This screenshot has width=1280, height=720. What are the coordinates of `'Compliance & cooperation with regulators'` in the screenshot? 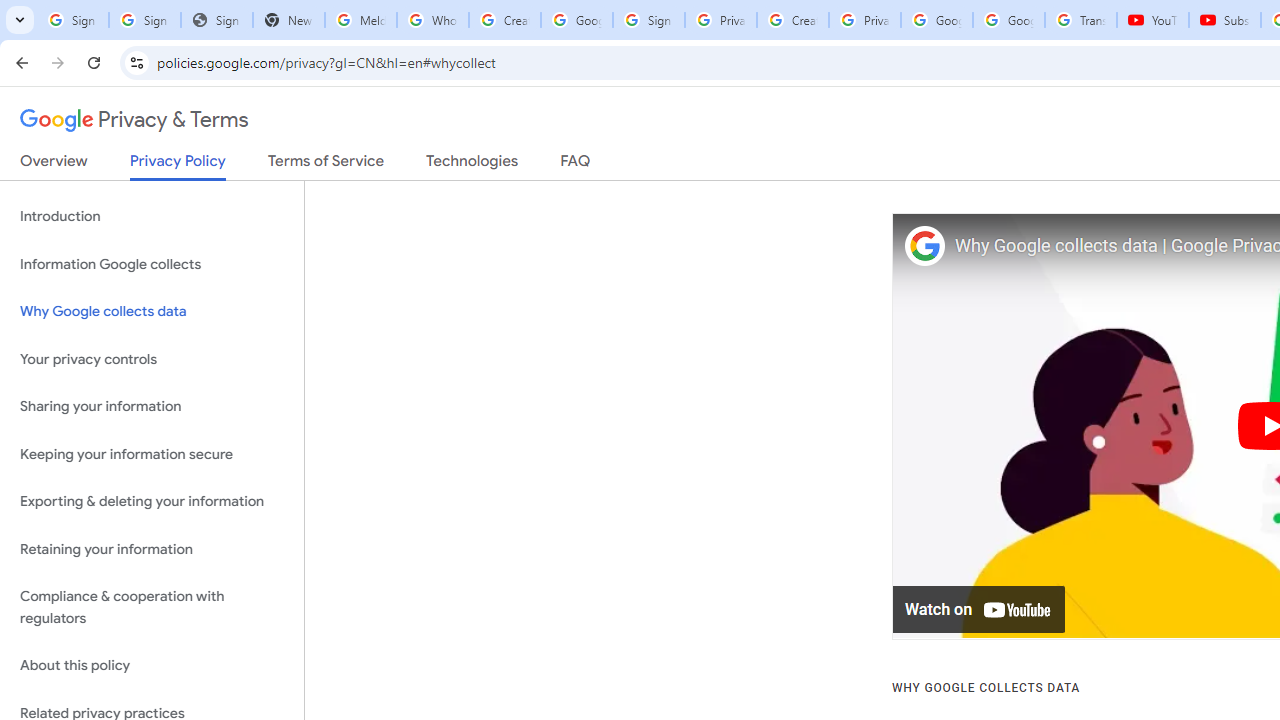 It's located at (151, 607).